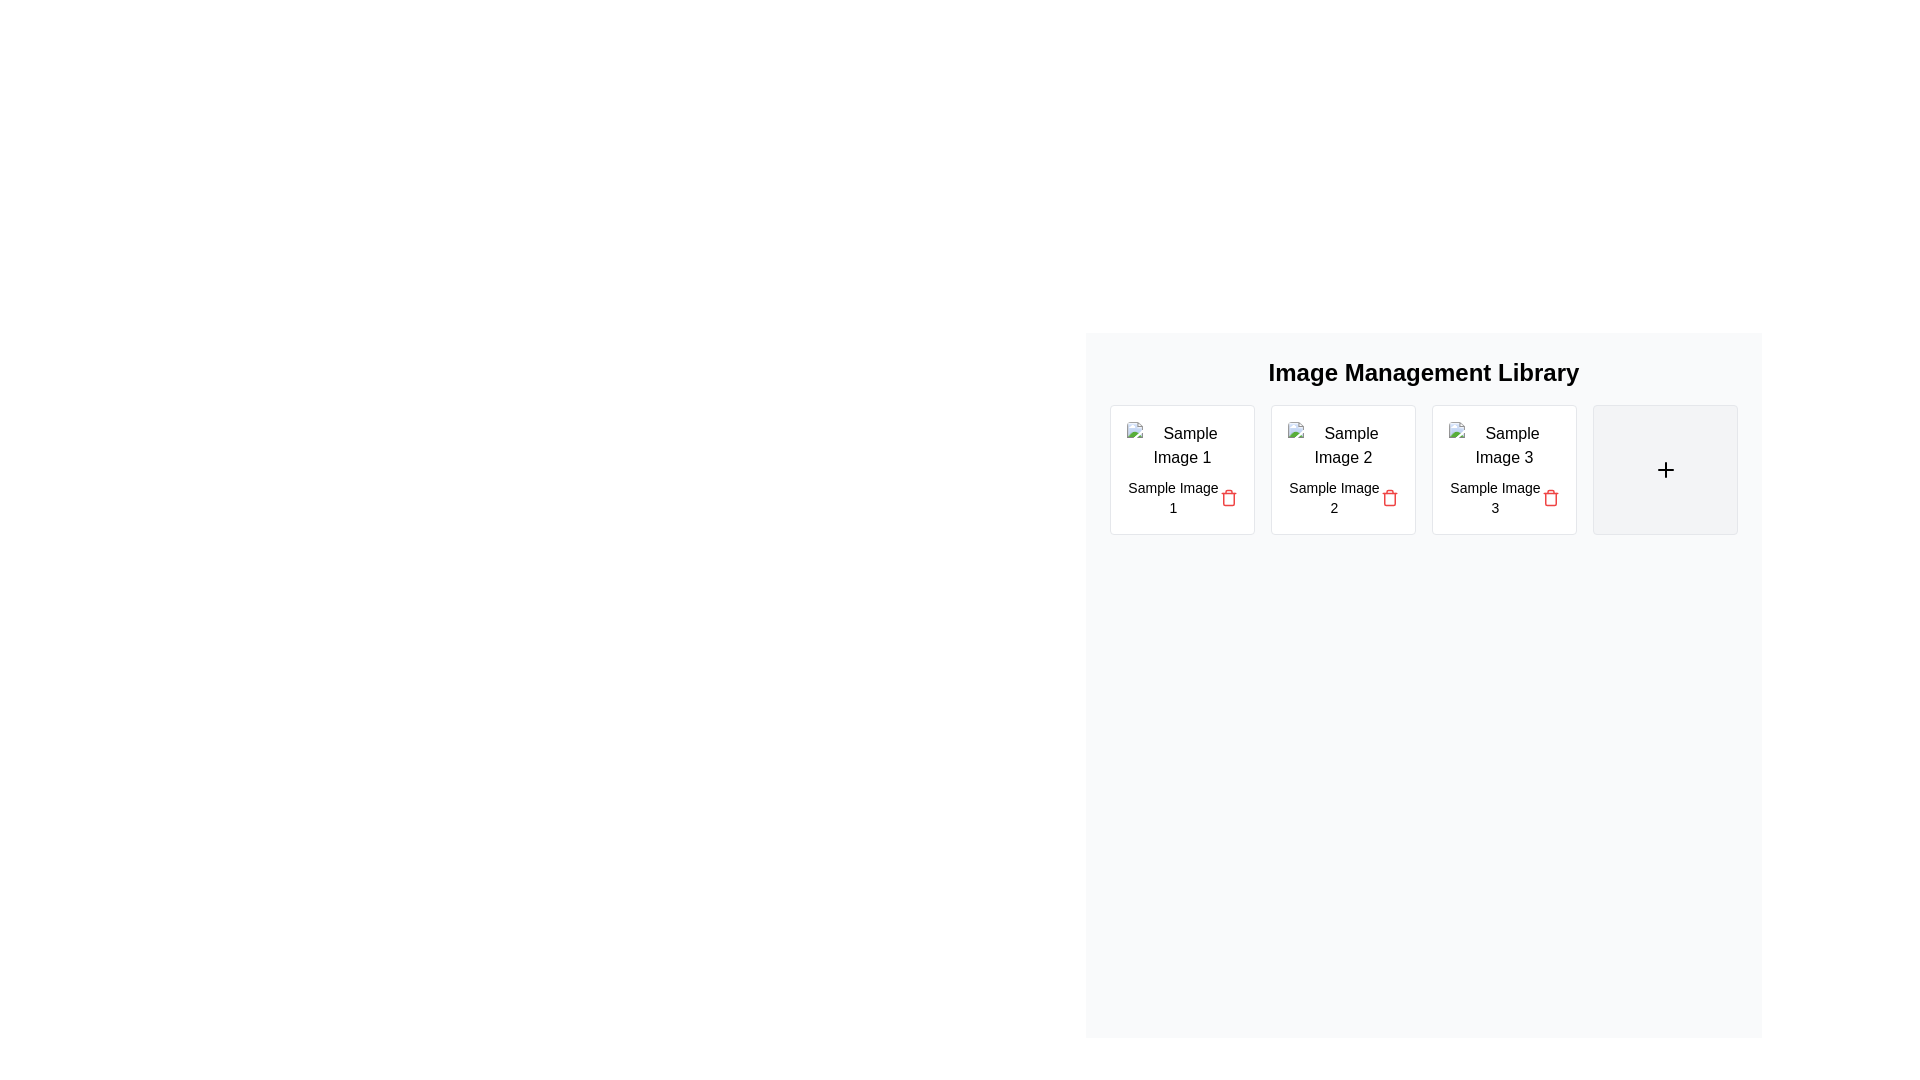 The image size is (1920, 1080). What do you see at coordinates (1334, 496) in the screenshot?
I see `the text label displaying 'Sample Image 2', which is positioned directly below its corresponding thumbnail image in the image management interface` at bounding box center [1334, 496].